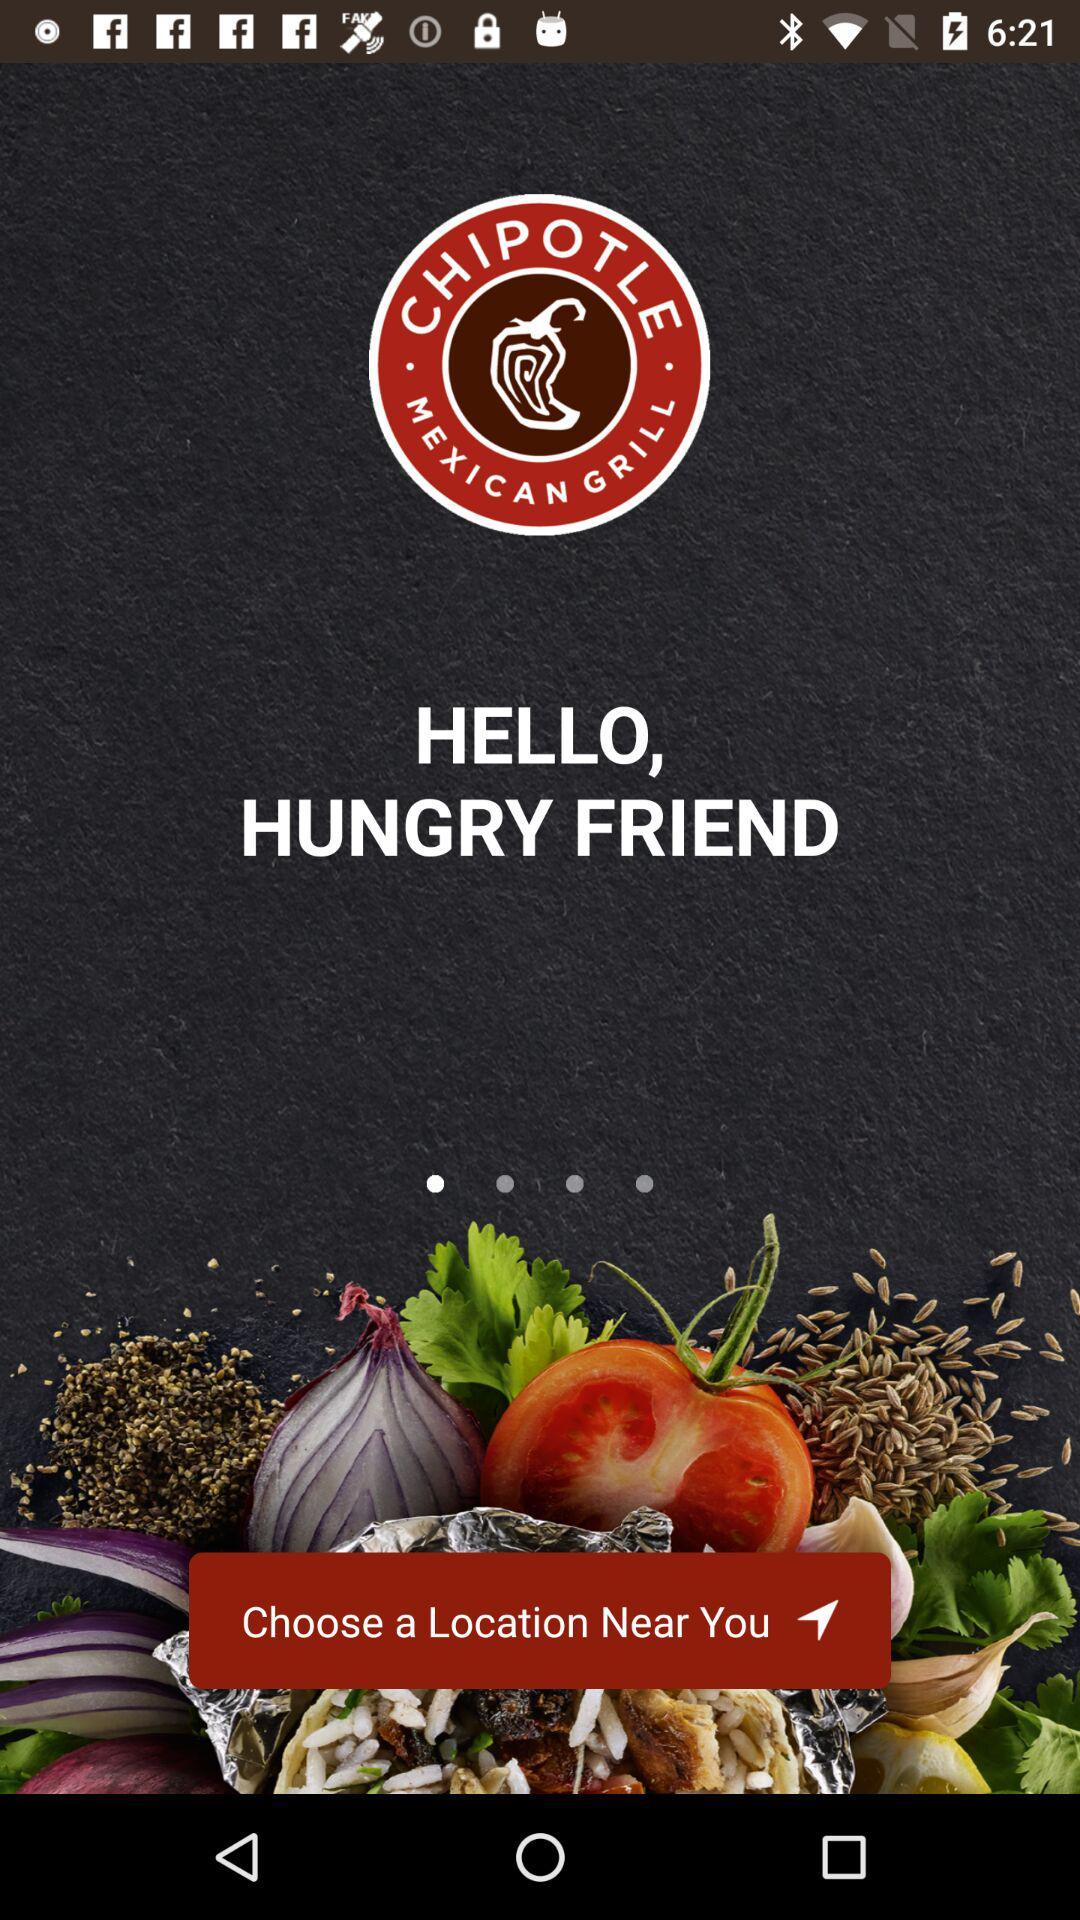 The width and height of the screenshot is (1080, 1920). What do you see at coordinates (540, 1620) in the screenshot?
I see `choose a location item` at bounding box center [540, 1620].